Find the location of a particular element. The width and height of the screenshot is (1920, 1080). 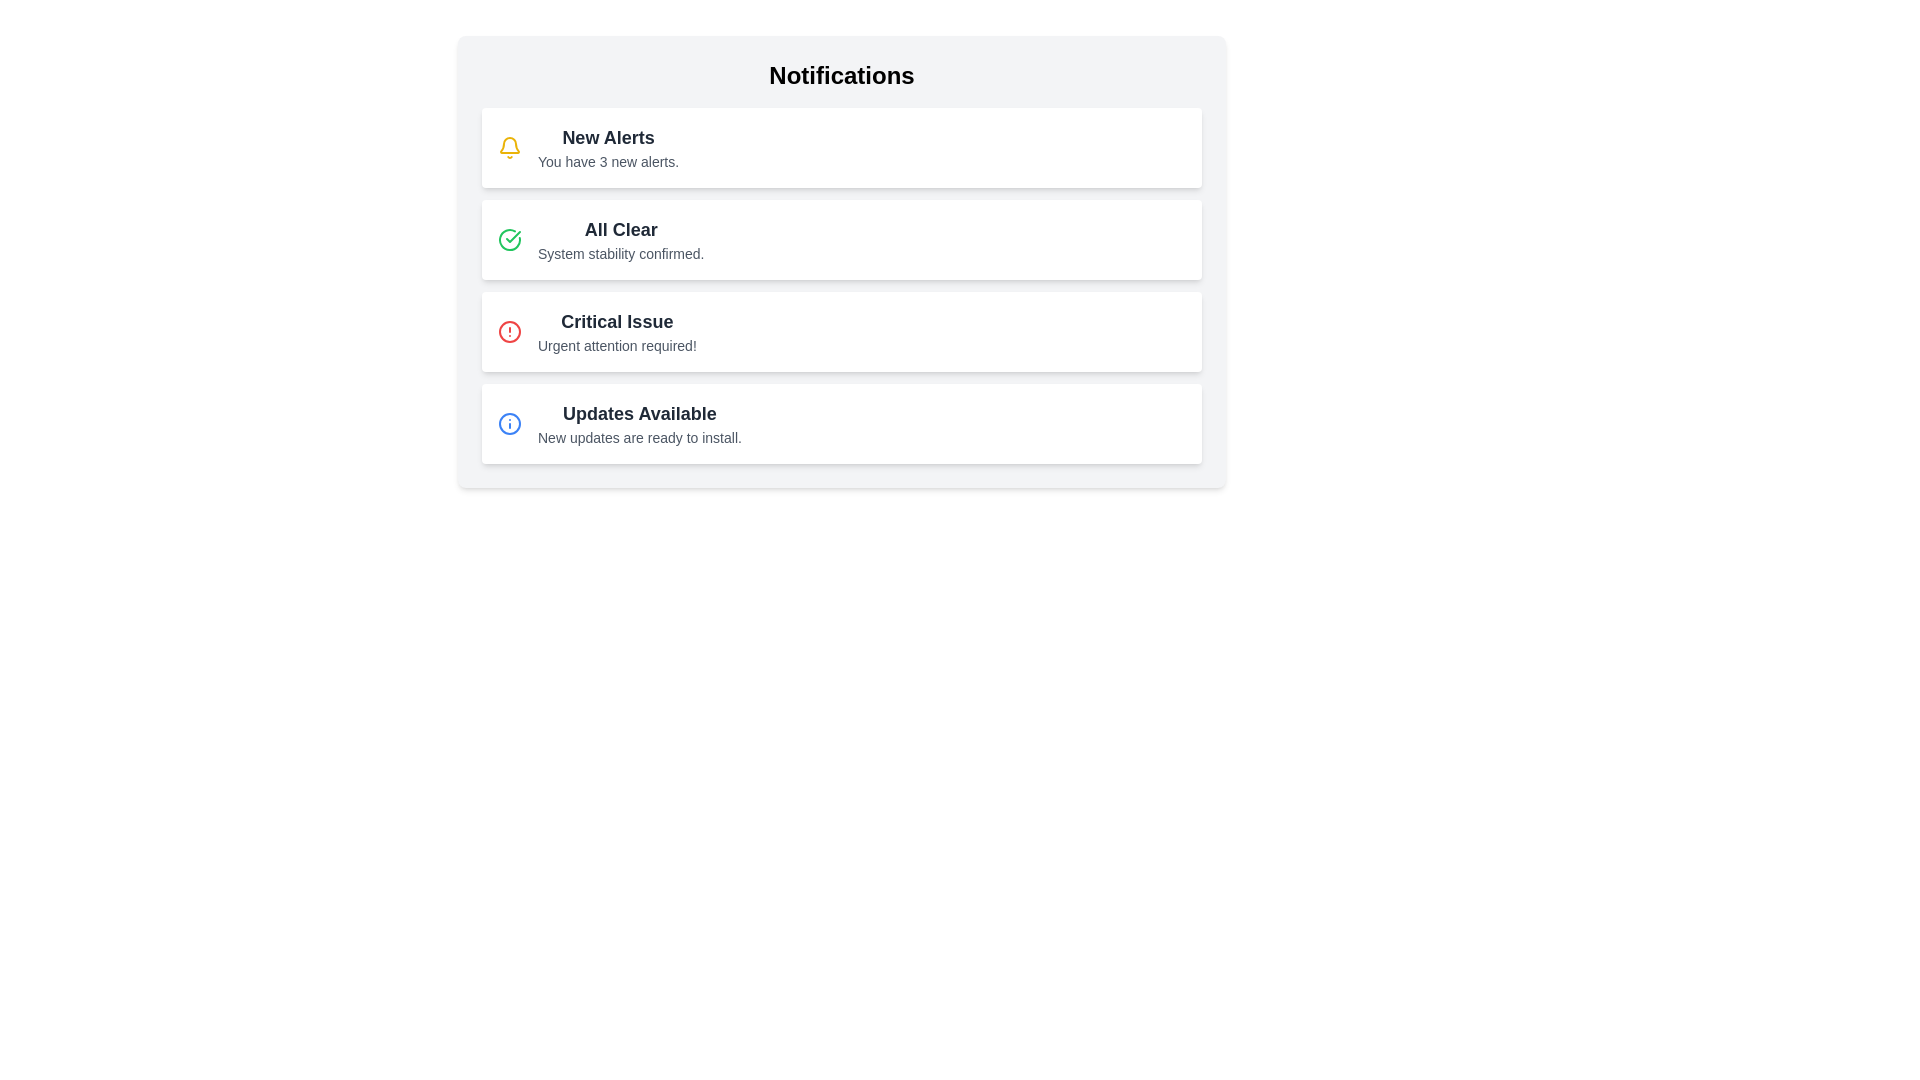

text block containing 'All Clear' and 'System stability confirmed.' located in the second row of the notification list is located at coordinates (620, 238).